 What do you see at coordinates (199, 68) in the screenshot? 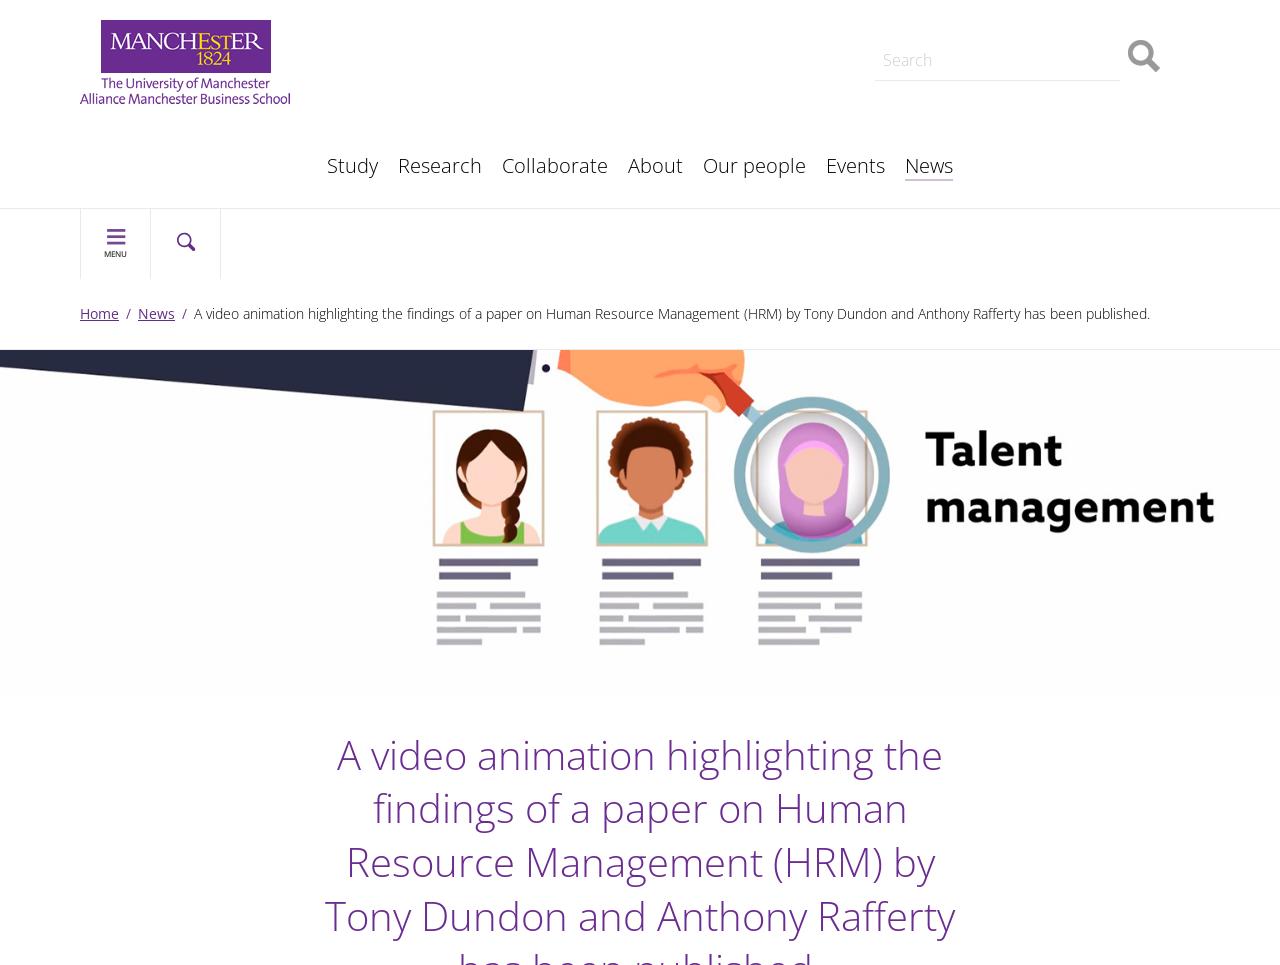
I see `'Rankings and accreditations'` at bounding box center [199, 68].